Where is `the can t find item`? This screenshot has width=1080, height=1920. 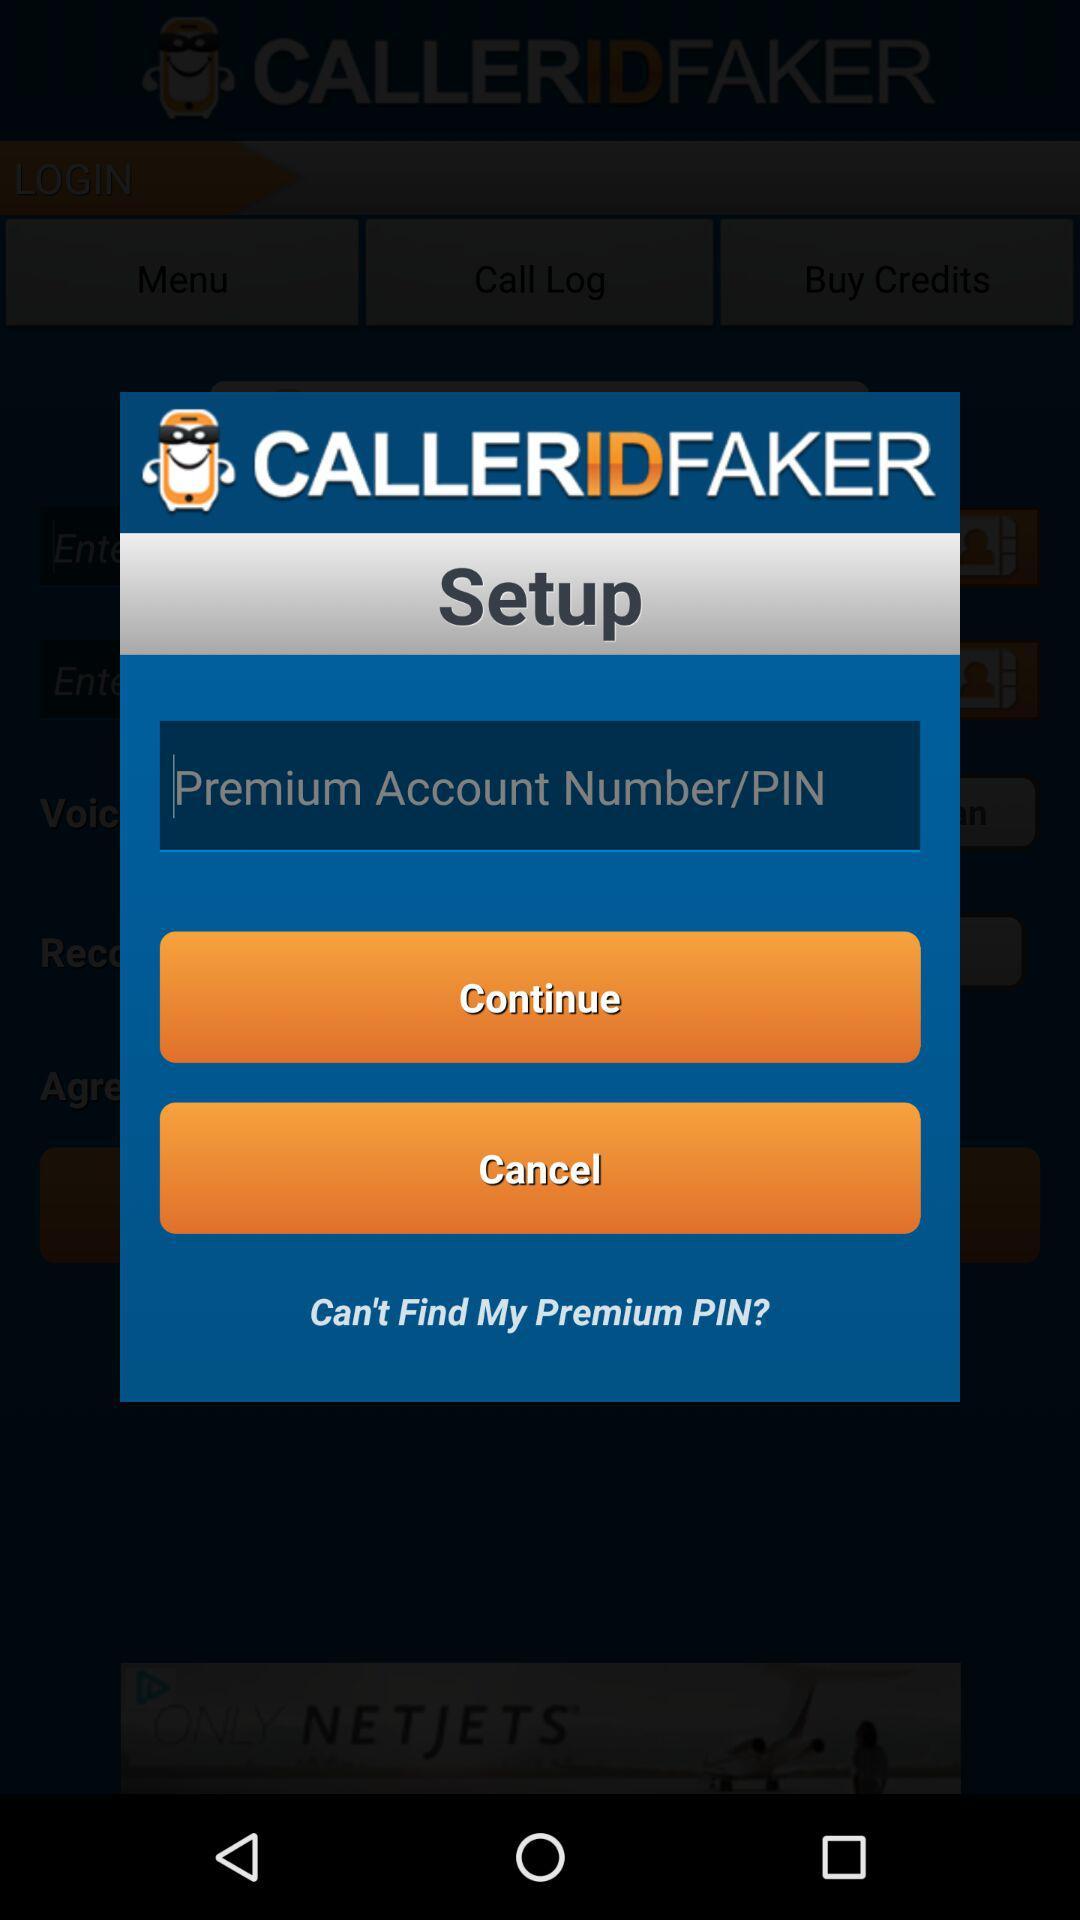 the can t find item is located at coordinates (538, 1297).